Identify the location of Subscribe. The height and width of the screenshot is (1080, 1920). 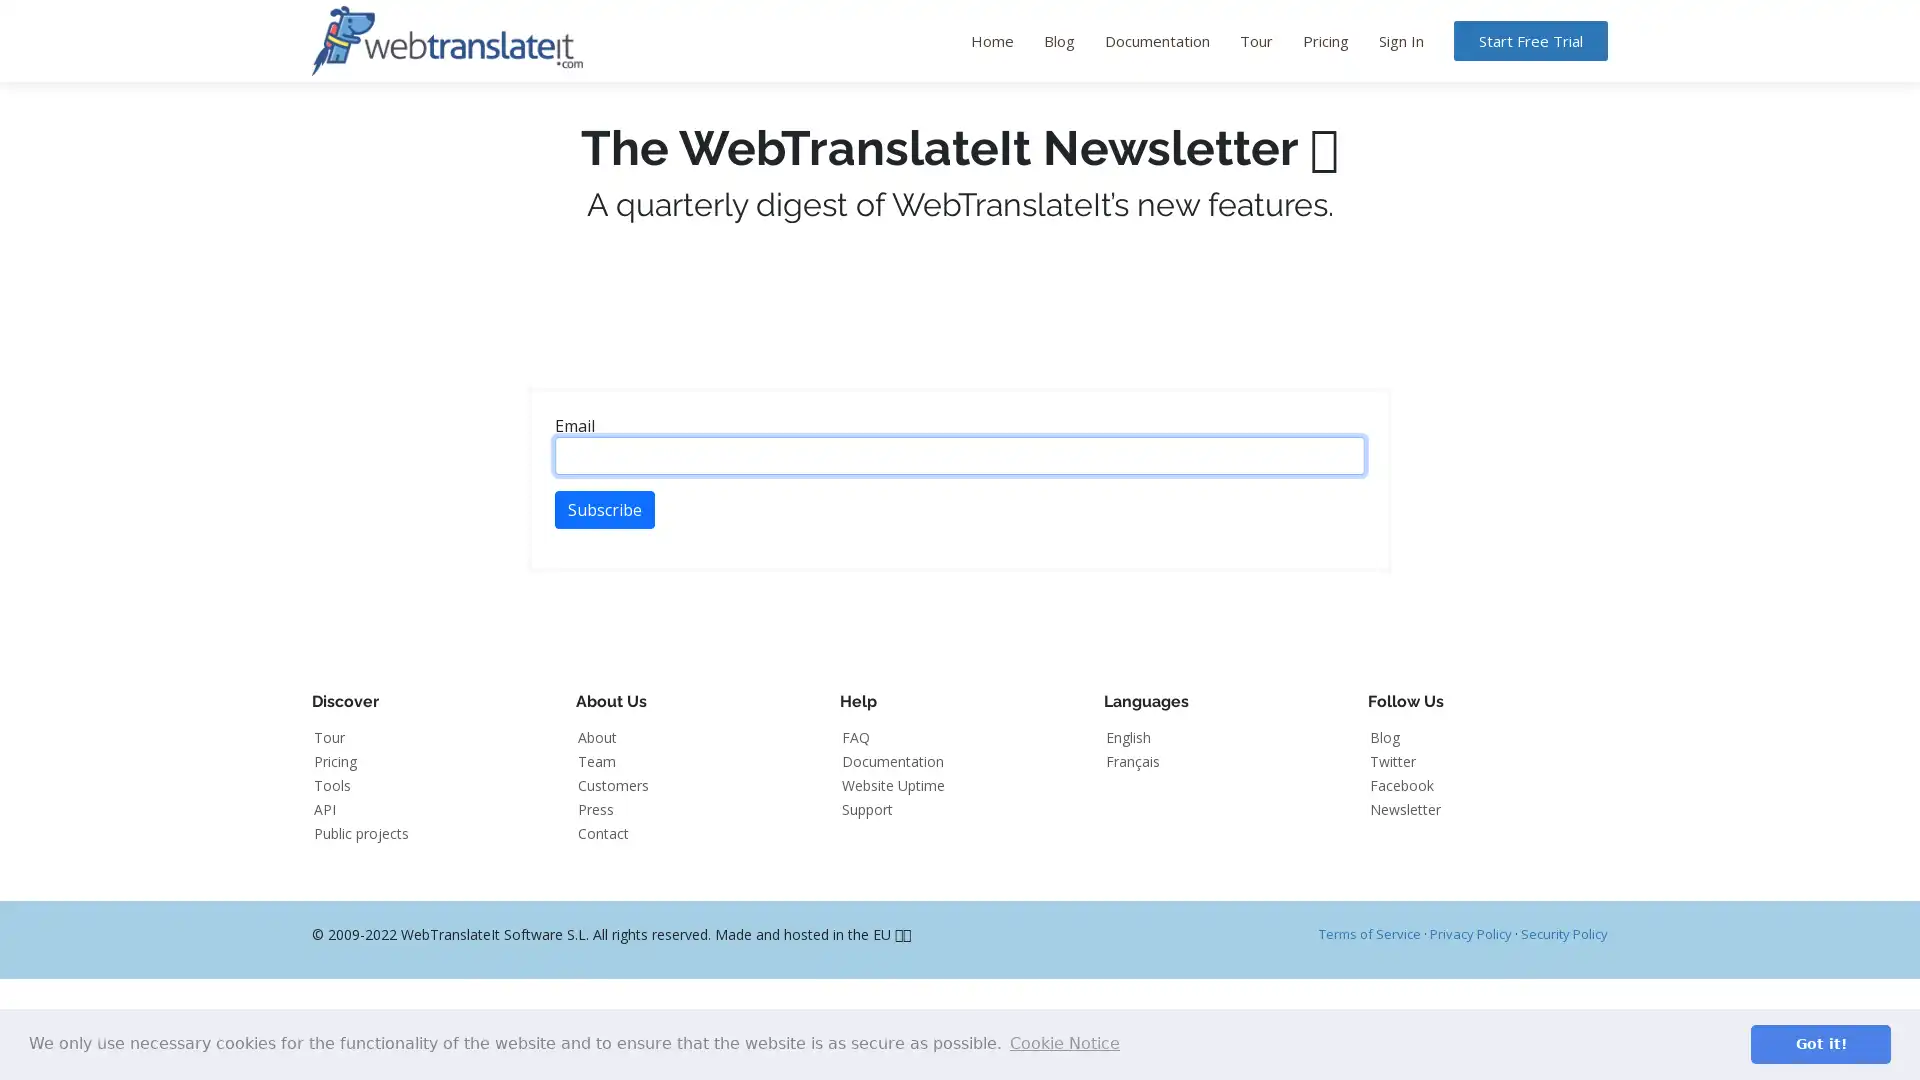
(603, 508).